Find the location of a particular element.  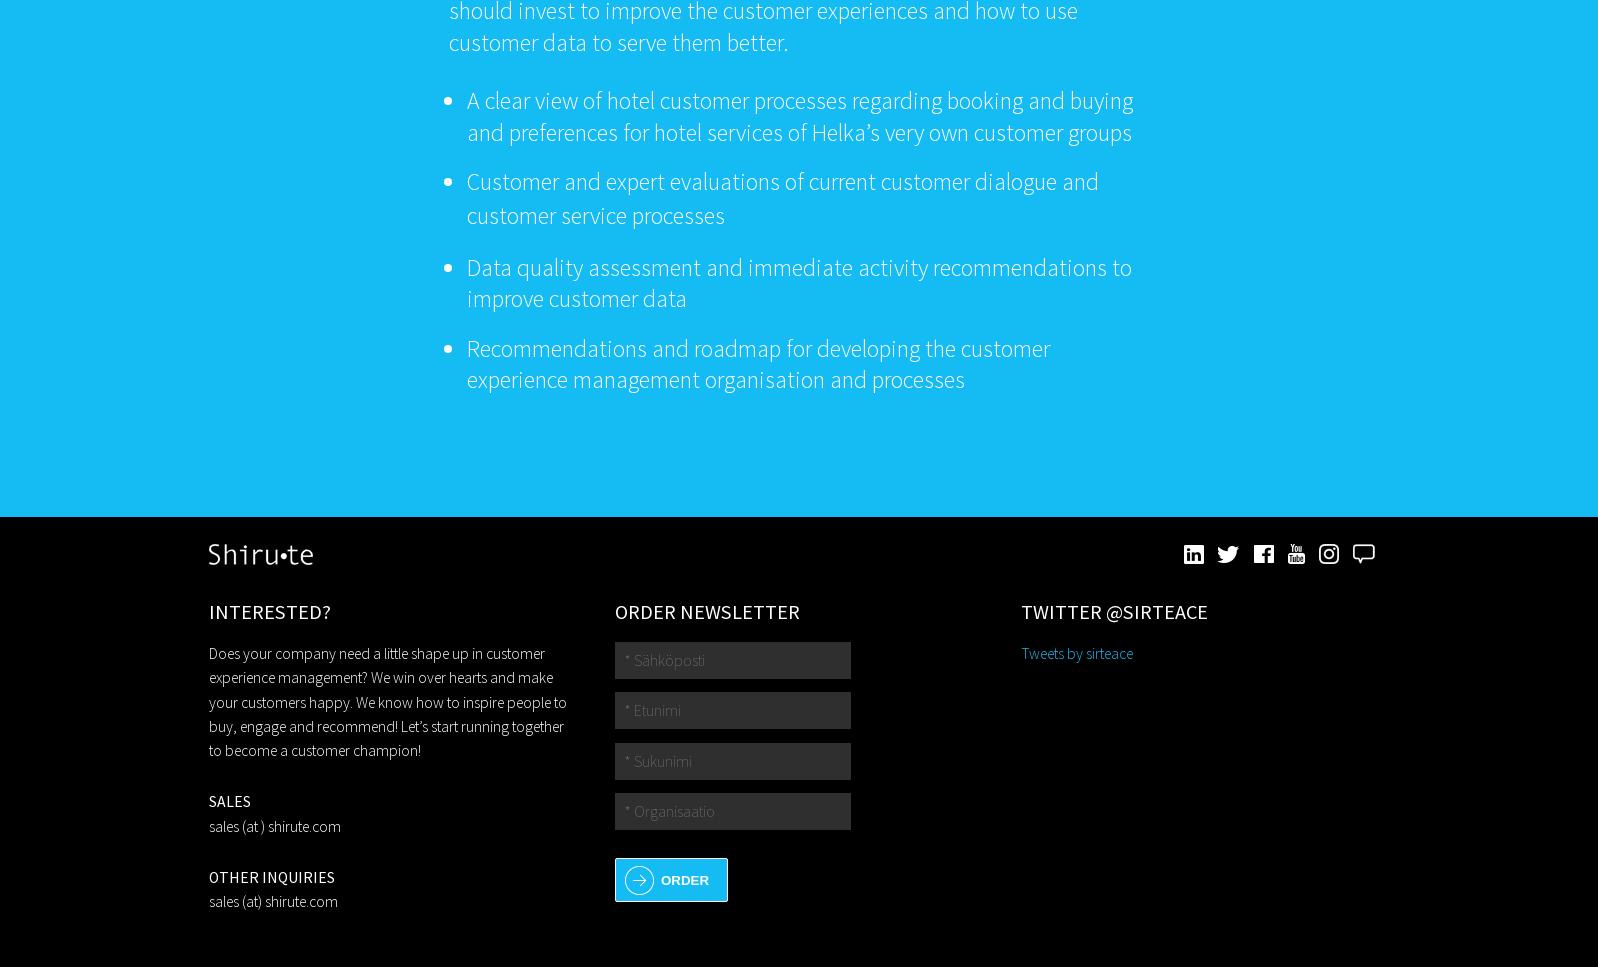

'Recommendations and roadmap for developing the customer experience management organisation and processes' is located at coordinates (758, 362).